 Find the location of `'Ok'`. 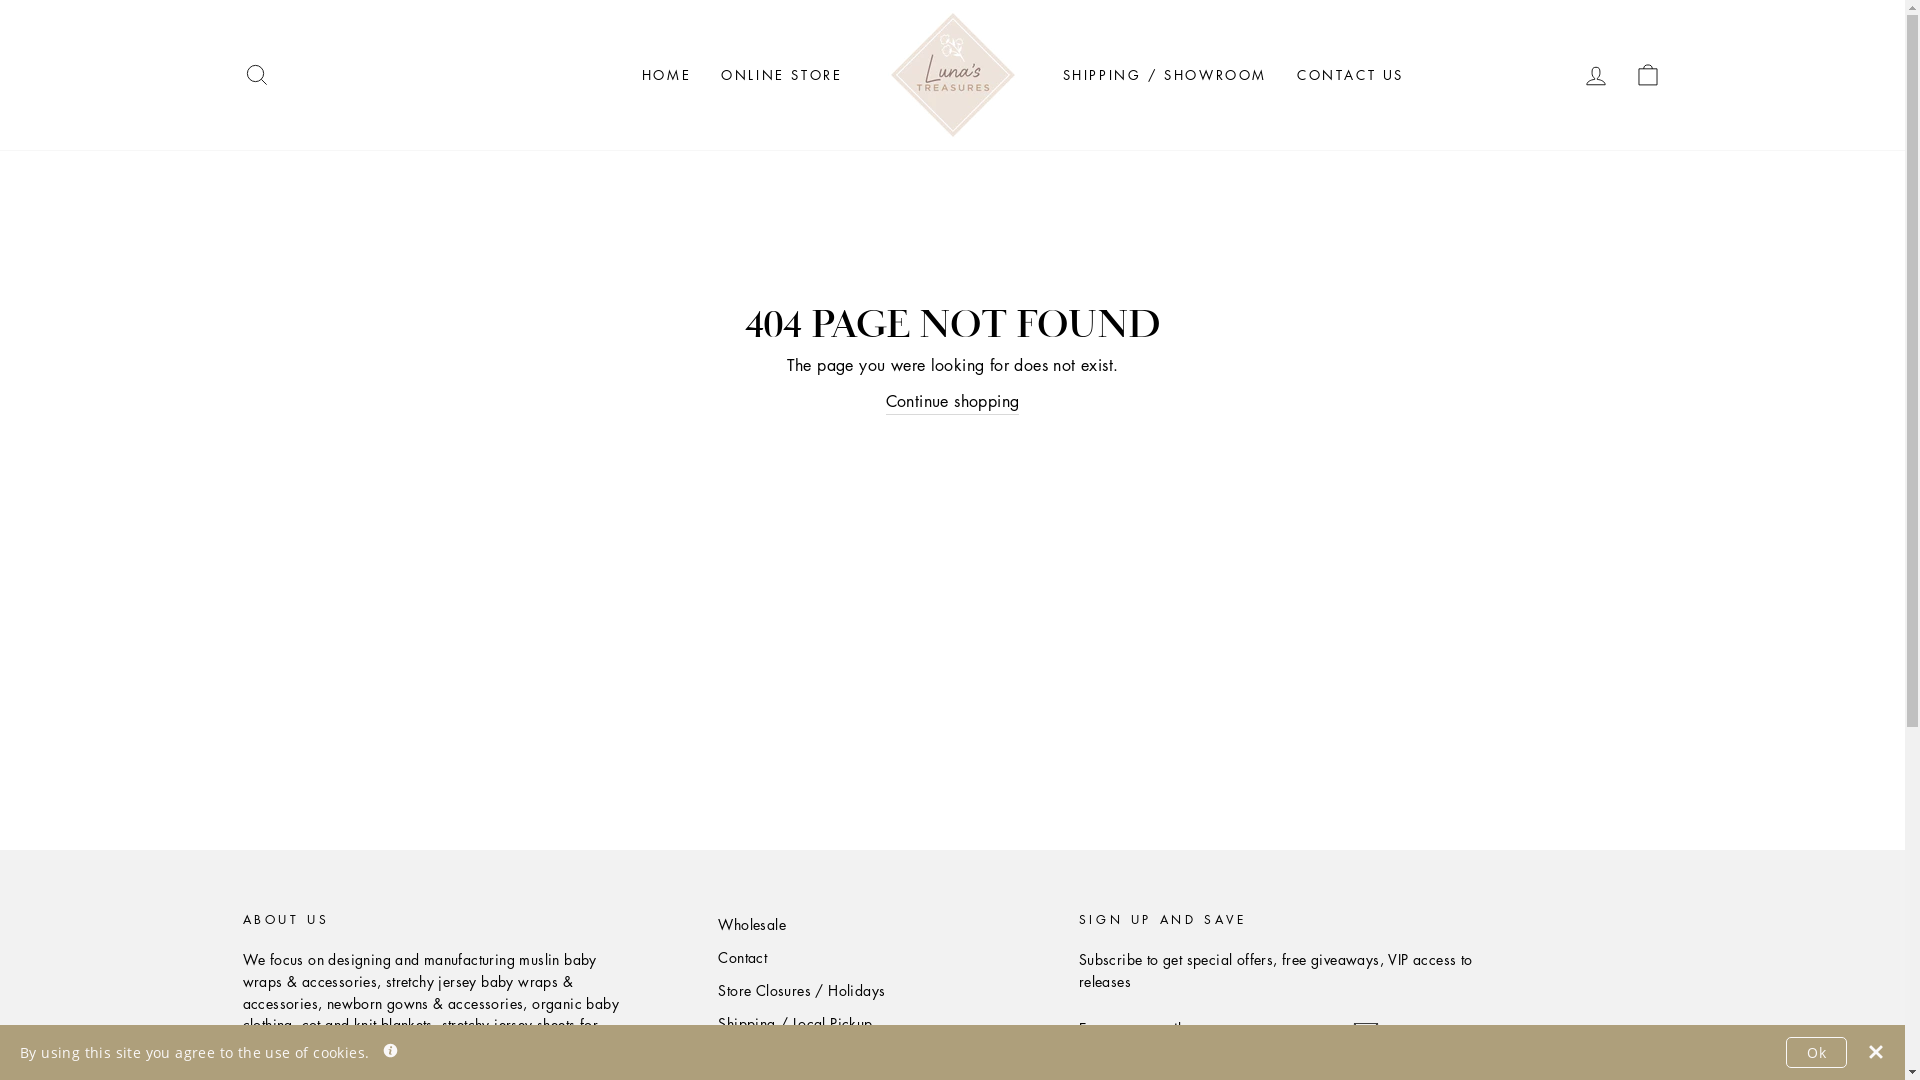

'Ok' is located at coordinates (1816, 1051).